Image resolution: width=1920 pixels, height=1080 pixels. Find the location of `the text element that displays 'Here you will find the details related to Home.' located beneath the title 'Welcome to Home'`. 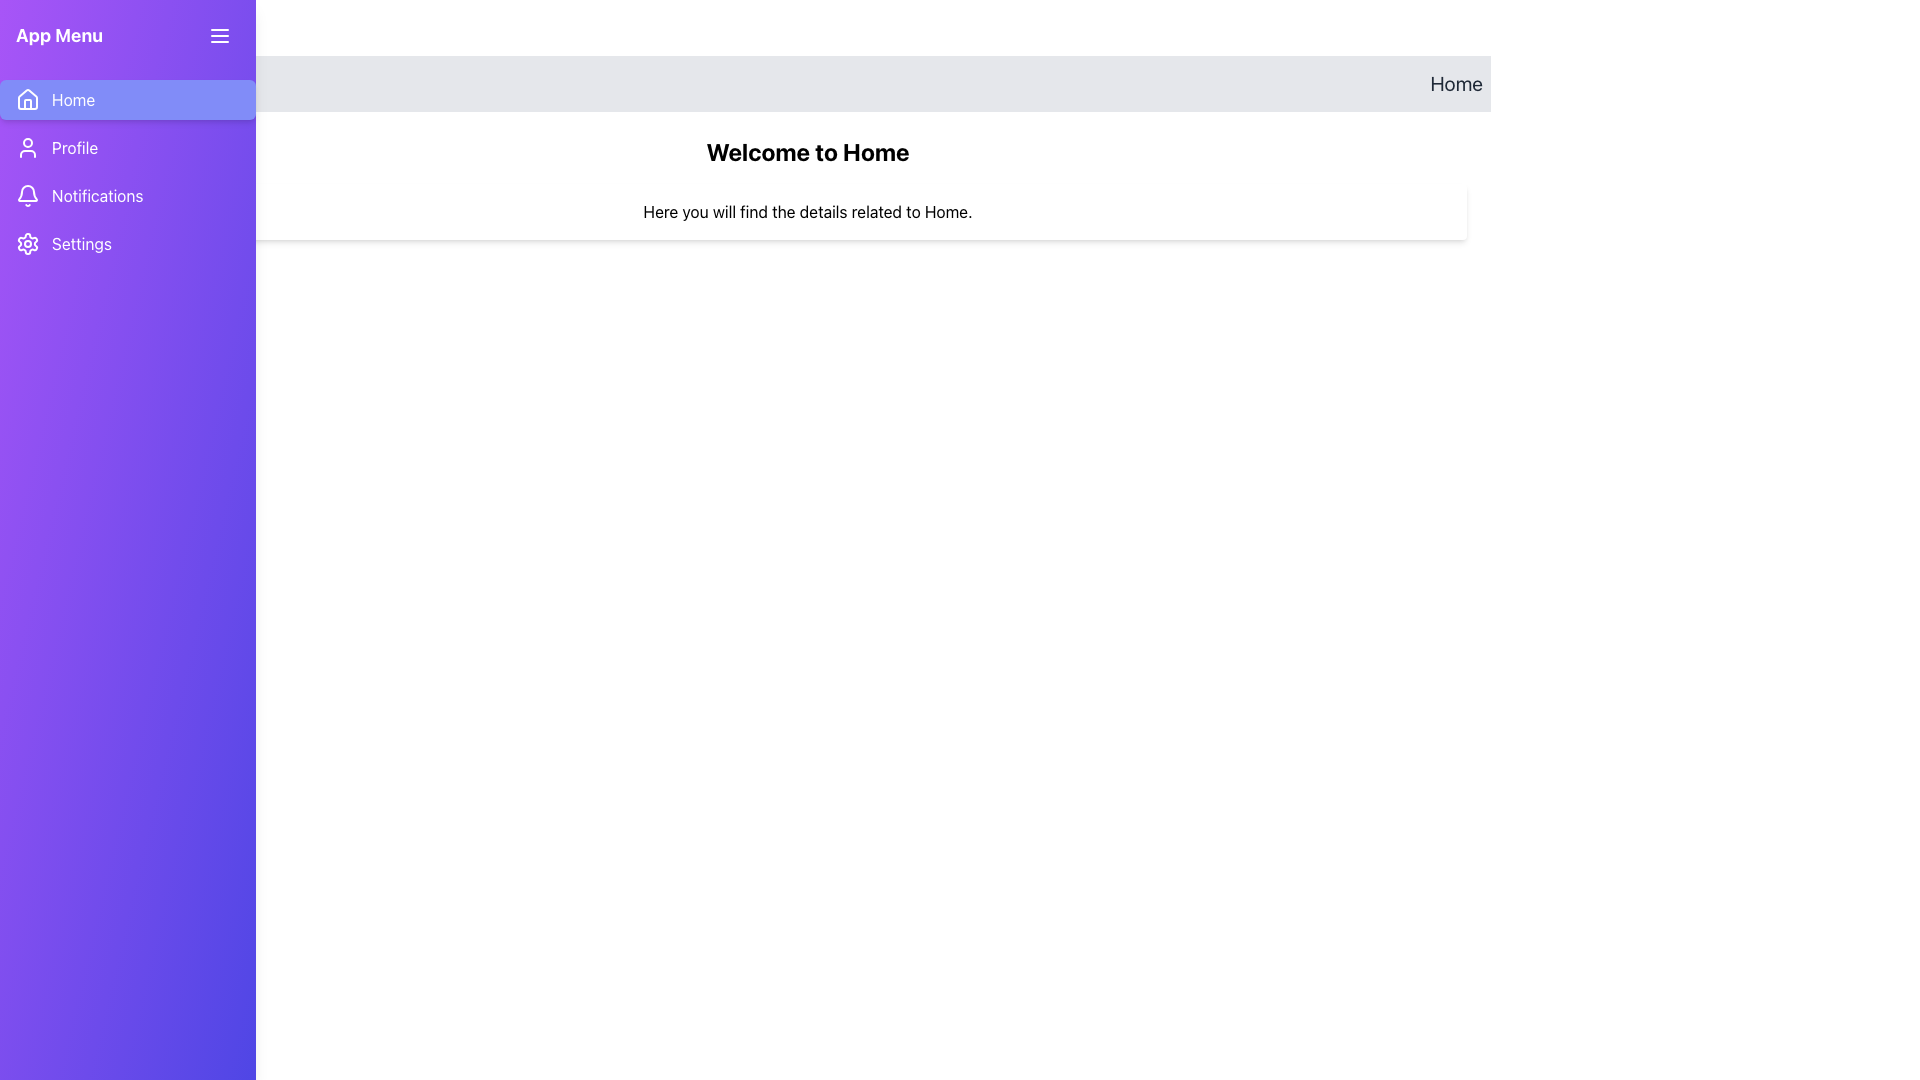

the text element that displays 'Here you will find the details related to Home.' located beneath the title 'Welcome to Home' is located at coordinates (807, 212).